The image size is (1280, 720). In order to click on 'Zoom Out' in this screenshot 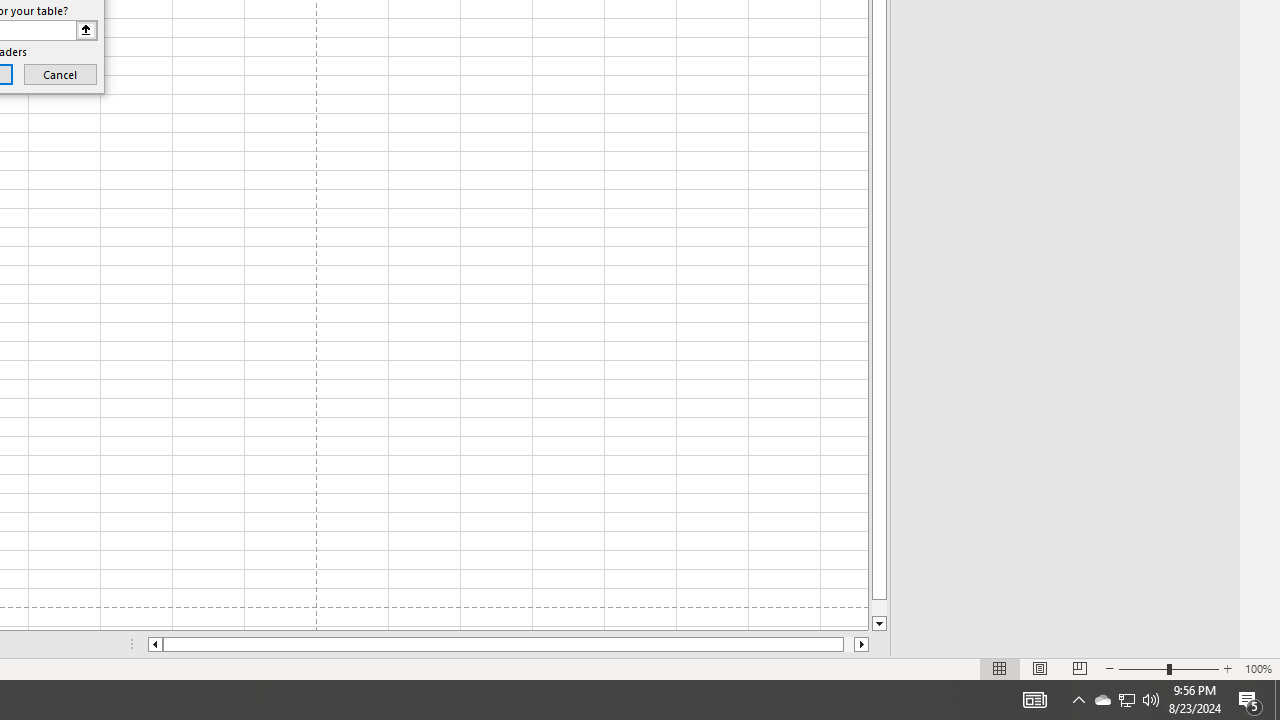, I will do `click(1143, 669)`.